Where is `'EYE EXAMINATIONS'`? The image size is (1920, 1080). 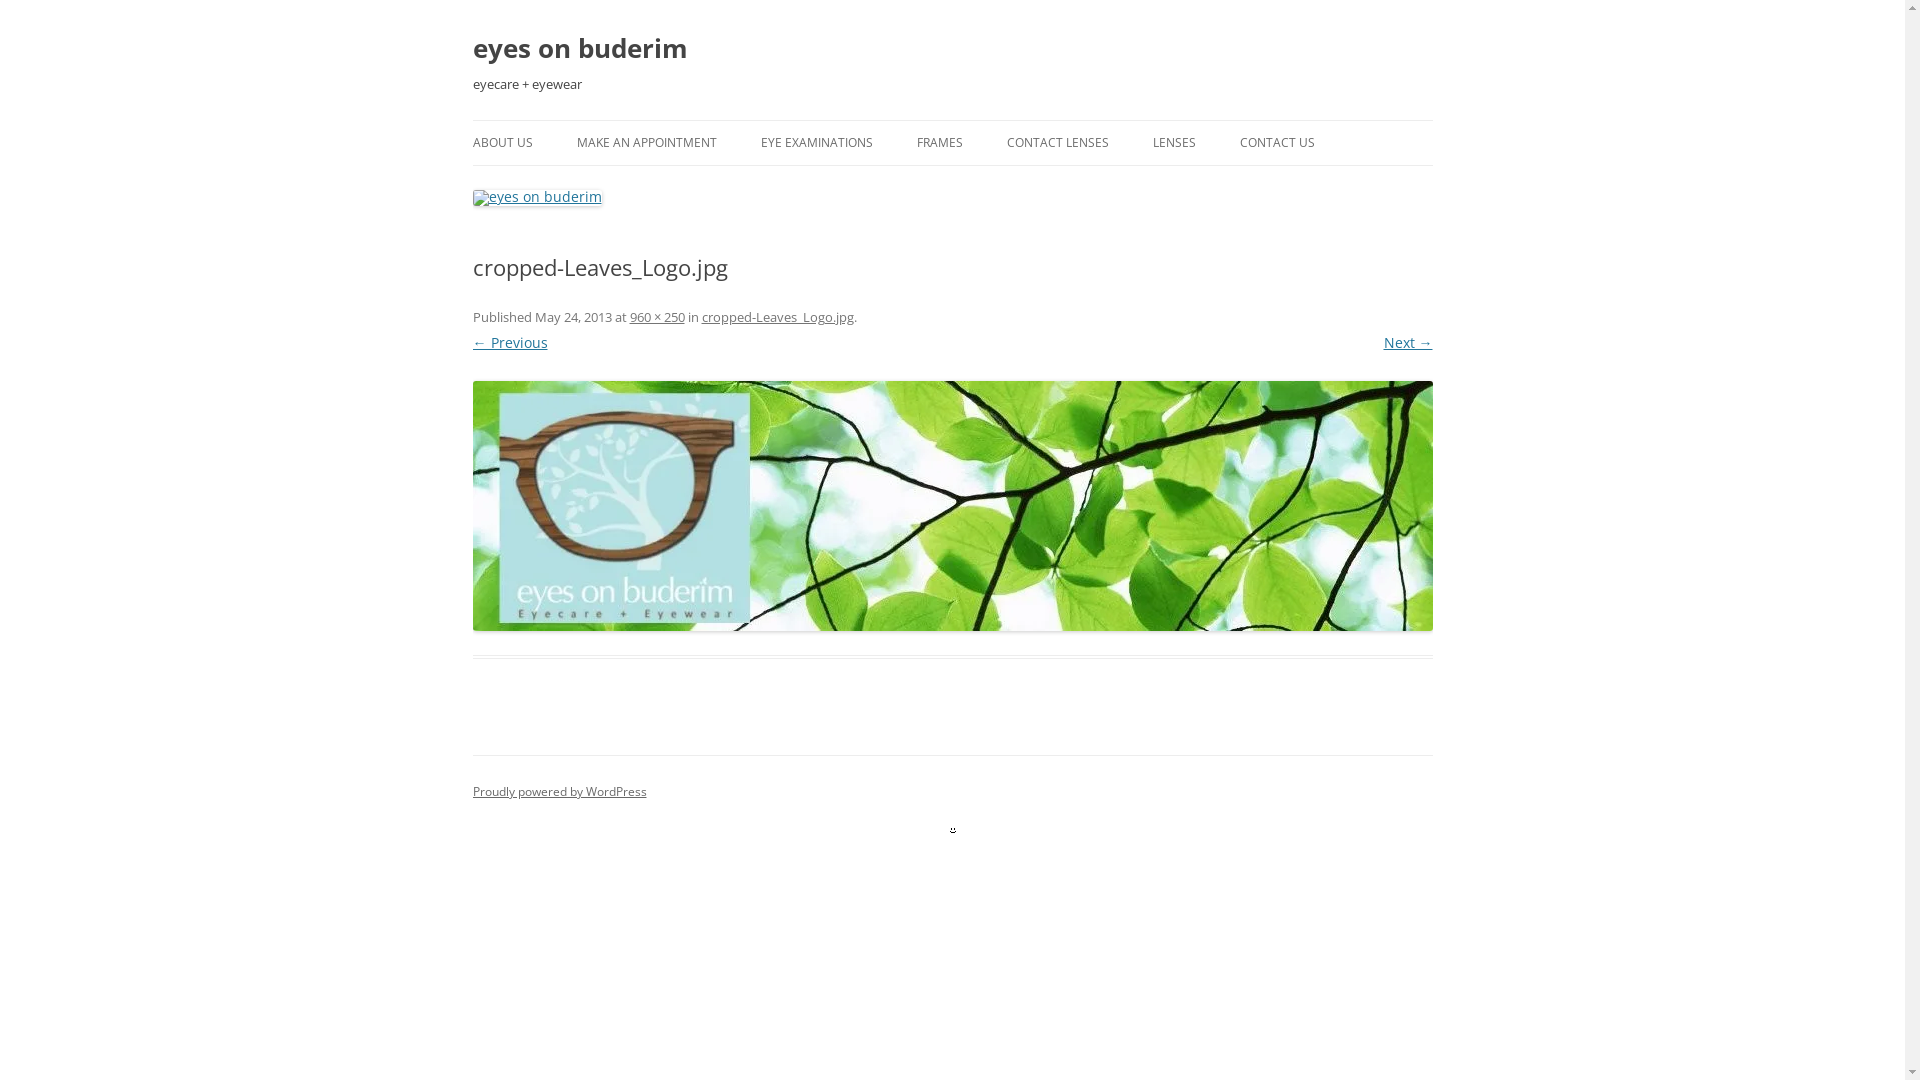
'EYE EXAMINATIONS' is located at coordinates (816, 141).